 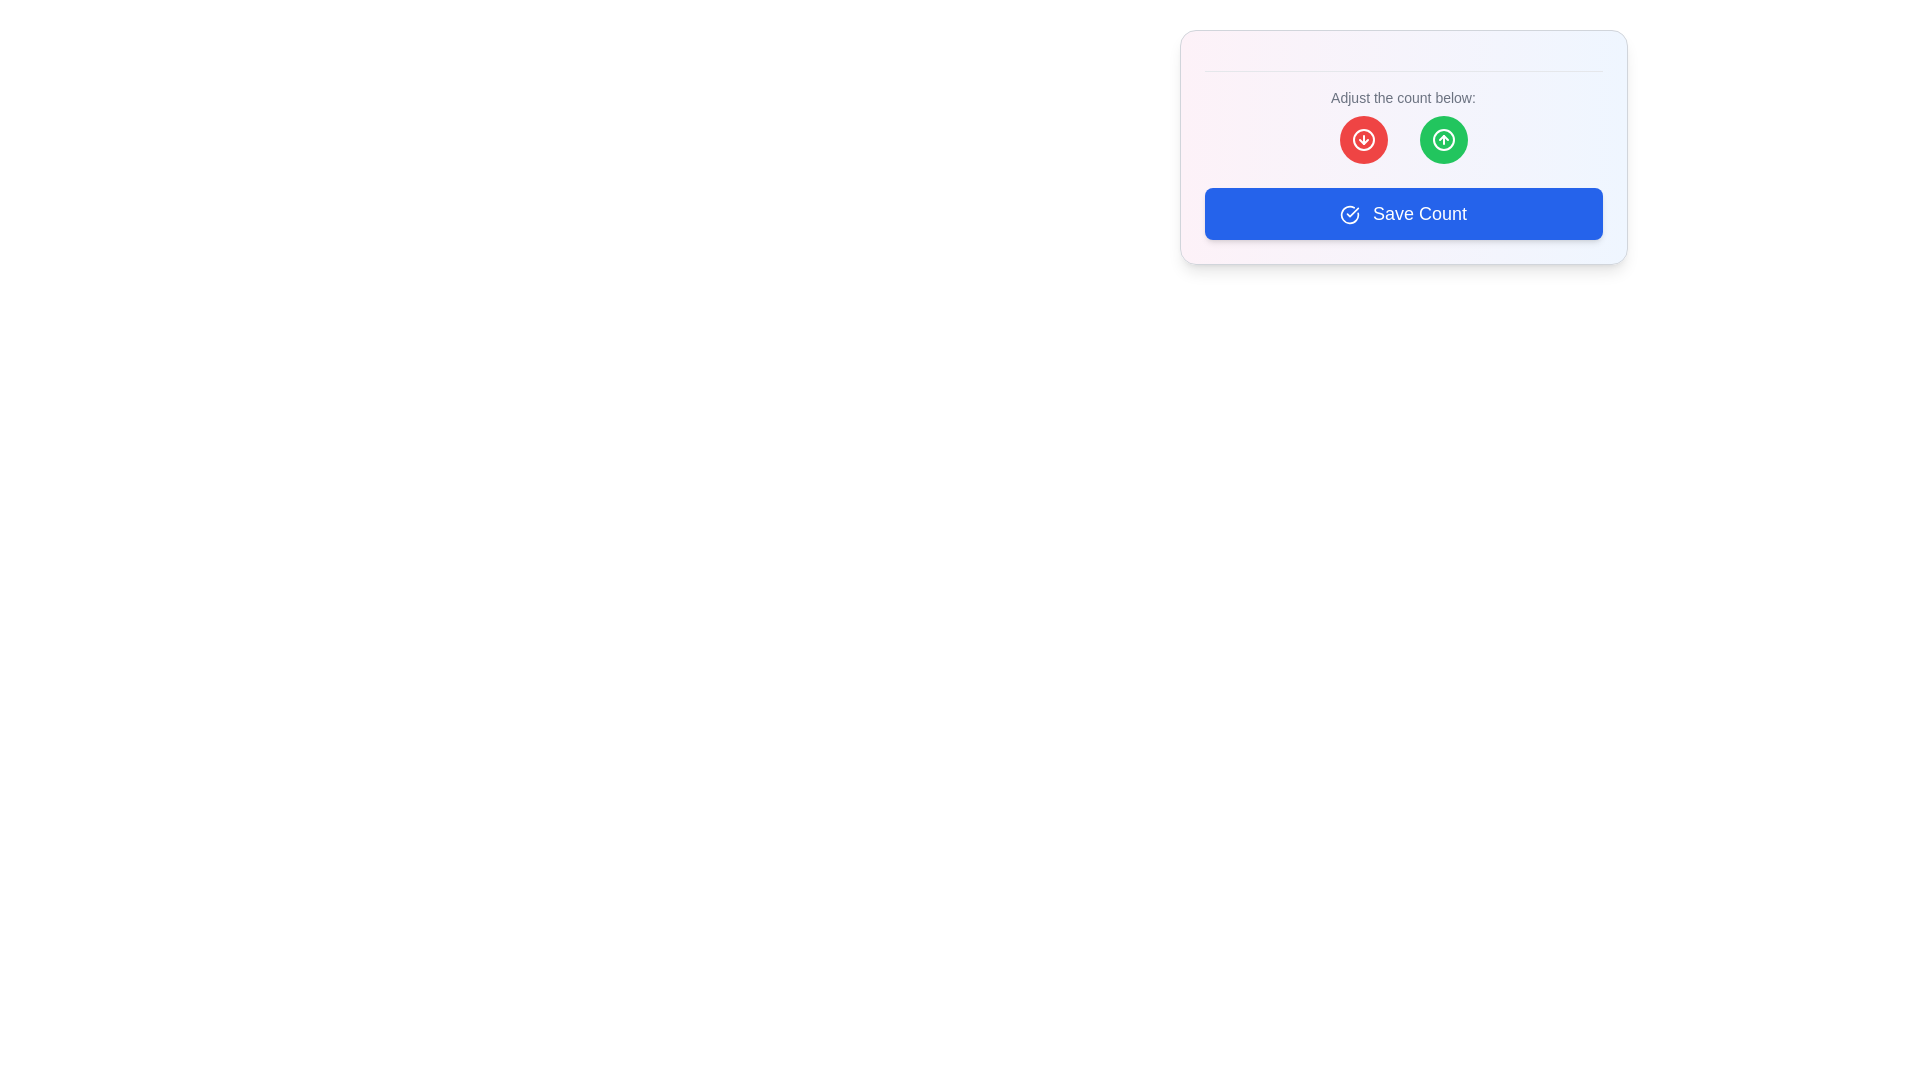 What do you see at coordinates (1443, 138) in the screenshot?
I see `the circular icon with an upward-pointing arrow enclosed within a green background, which is the second button in a row of interactive icons` at bounding box center [1443, 138].